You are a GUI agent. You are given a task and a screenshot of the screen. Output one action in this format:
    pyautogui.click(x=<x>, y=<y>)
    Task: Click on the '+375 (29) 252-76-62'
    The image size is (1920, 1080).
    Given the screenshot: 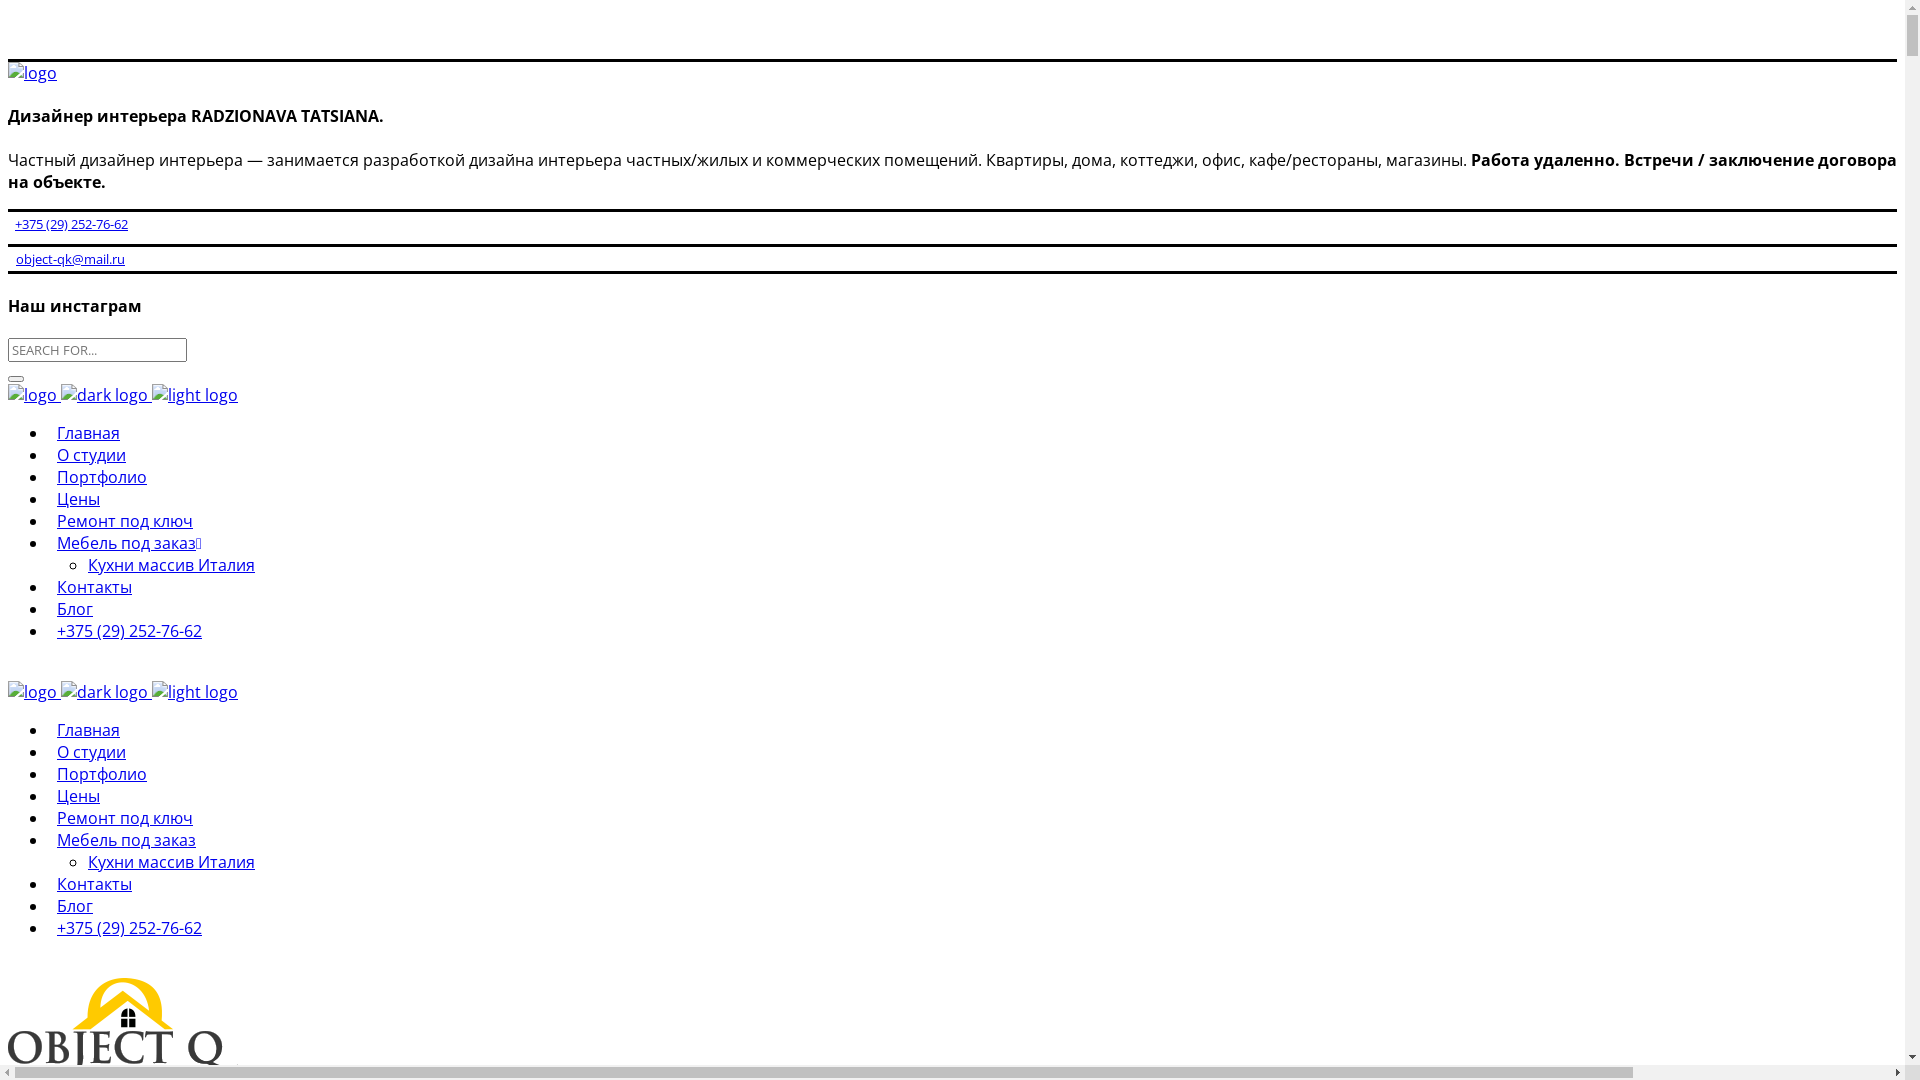 What is the action you would take?
    pyautogui.click(x=48, y=631)
    